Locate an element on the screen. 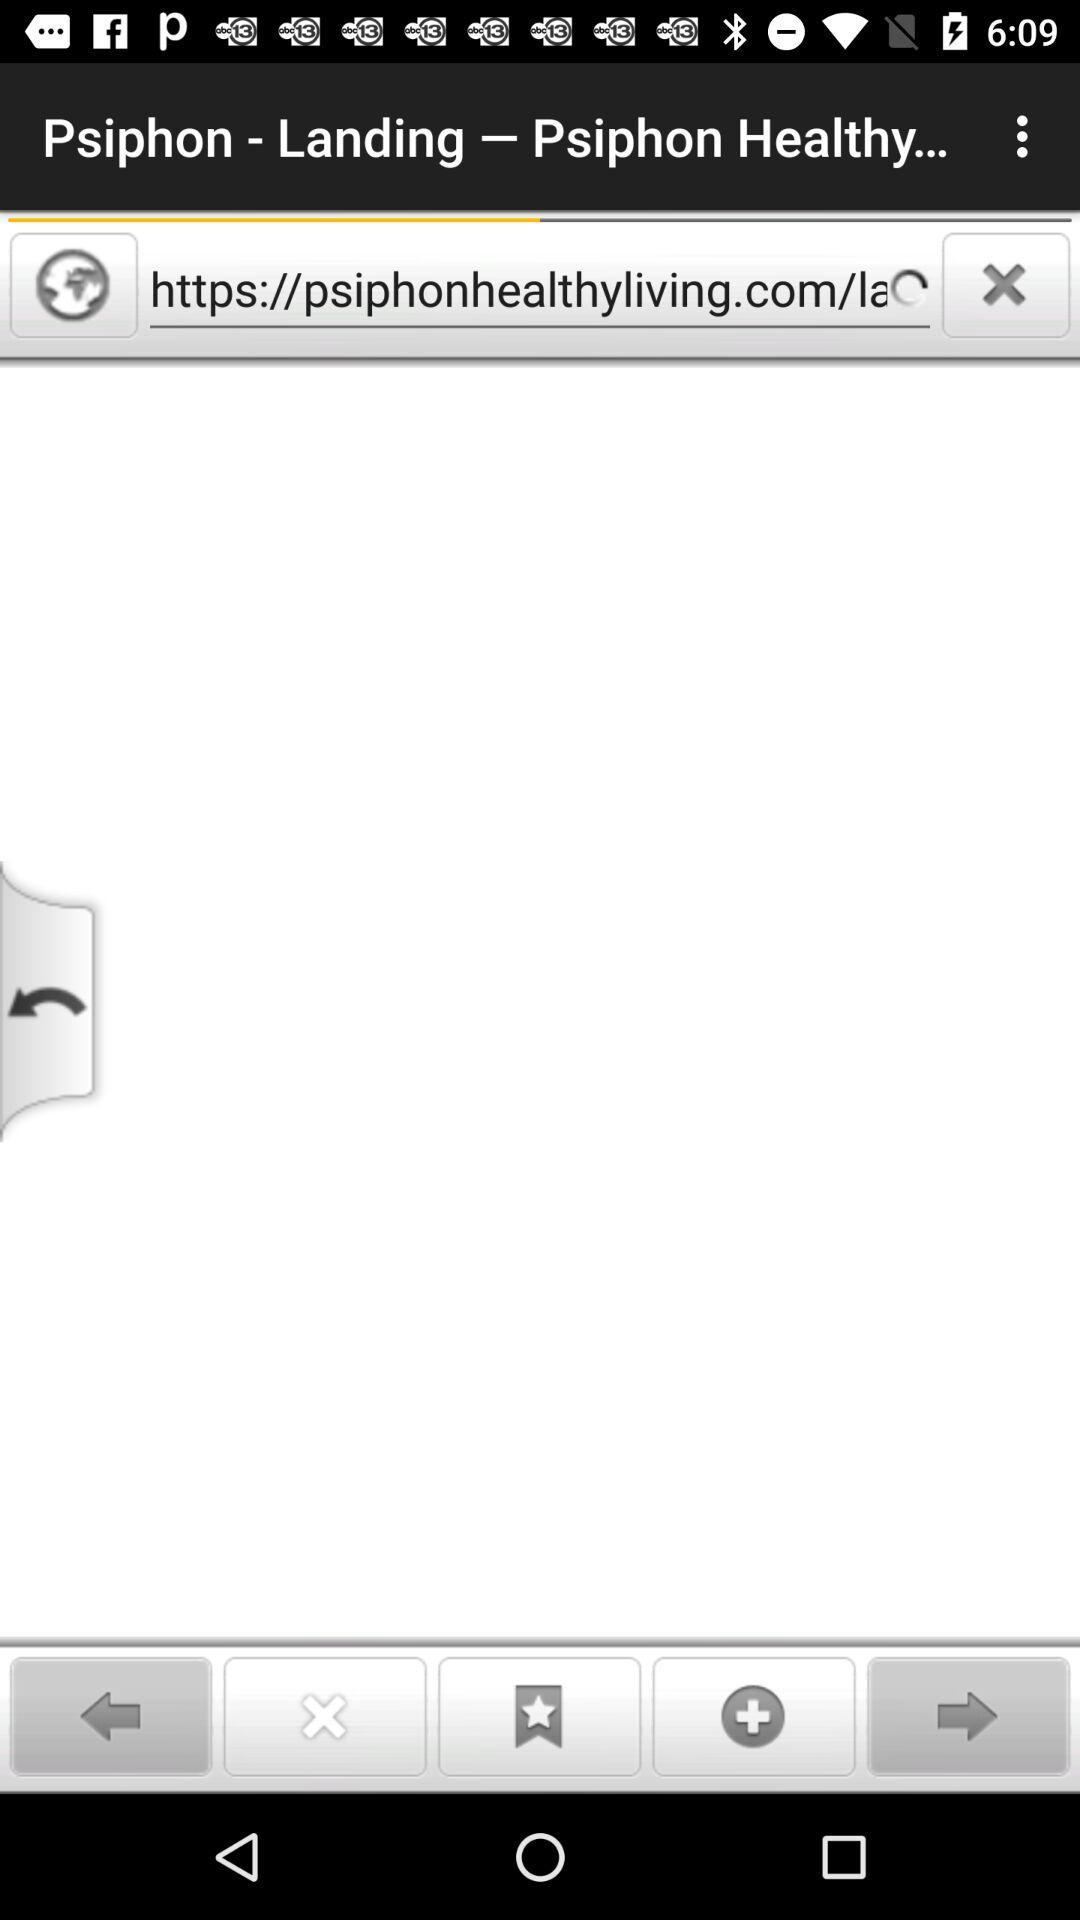 The image size is (1080, 1920). bookmark button is located at coordinates (538, 1715).